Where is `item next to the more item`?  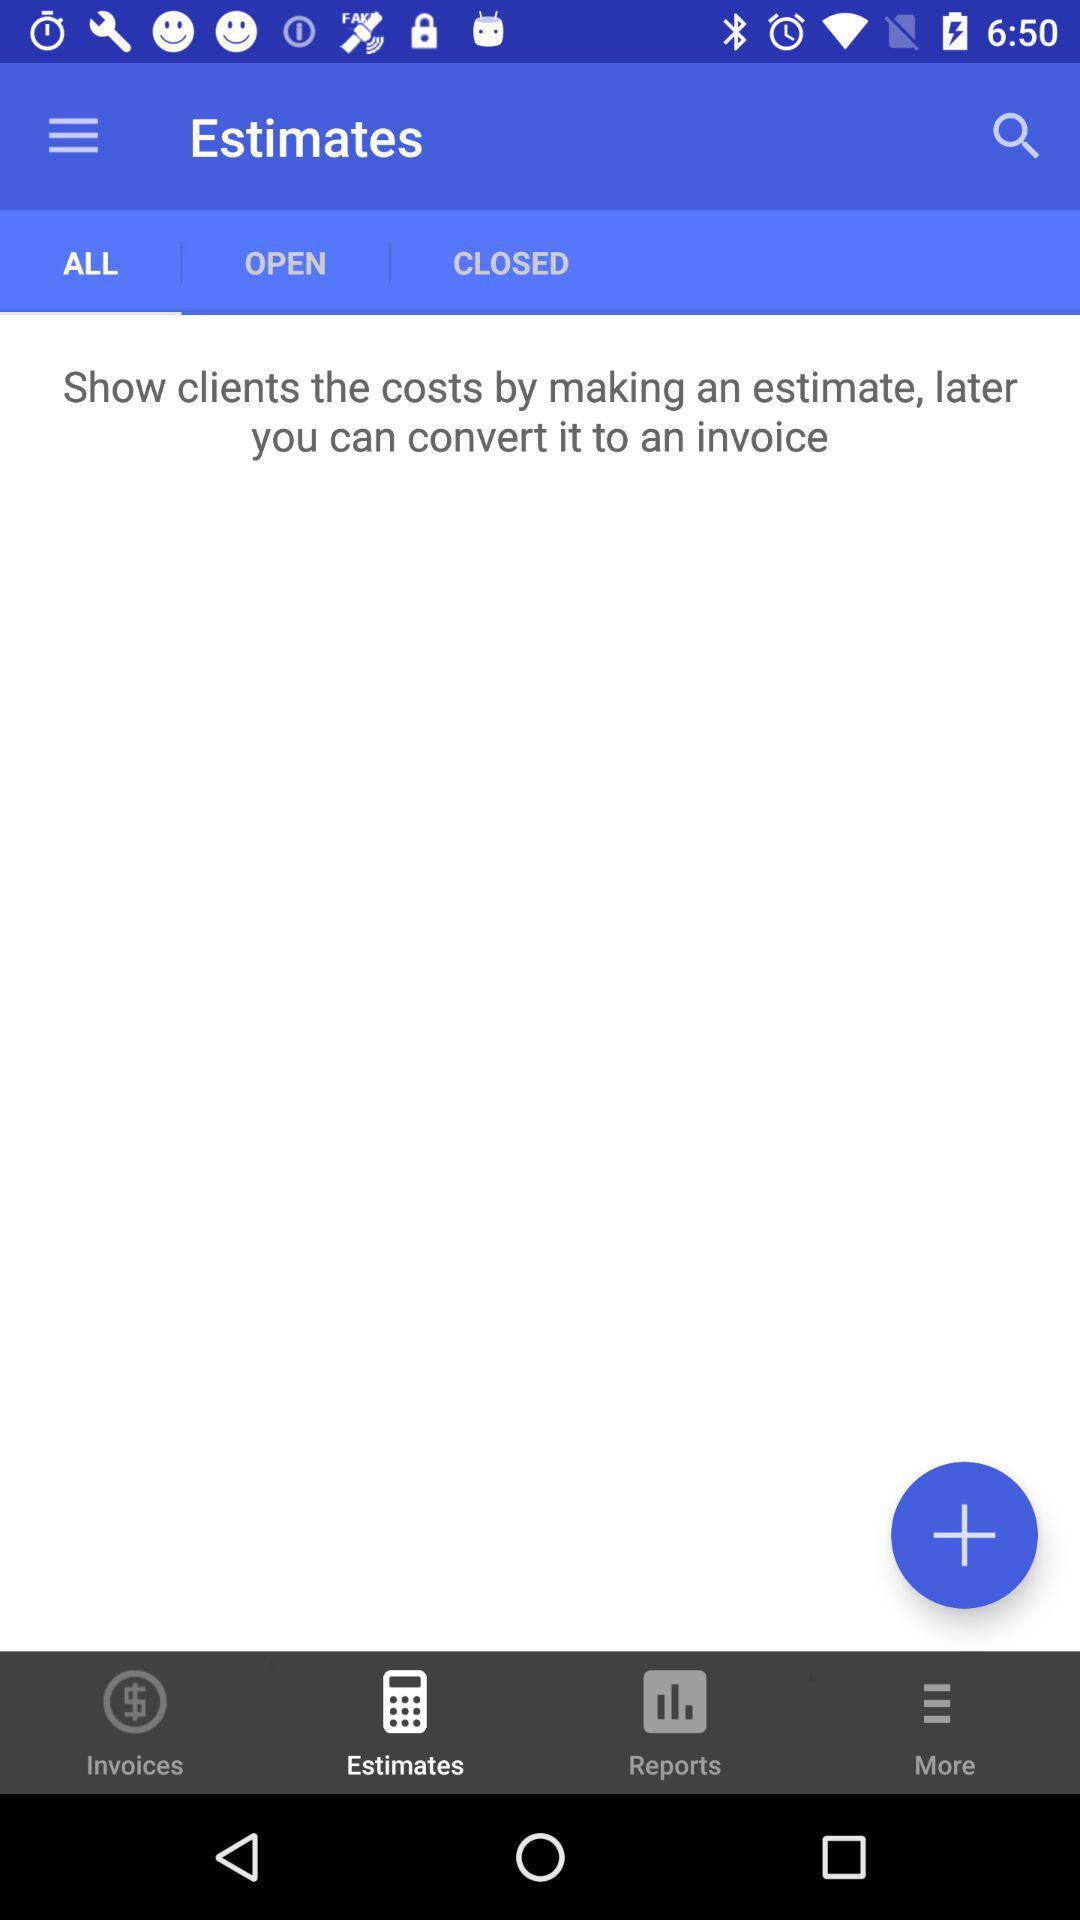
item next to the more item is located at coordinates (675, 1731).